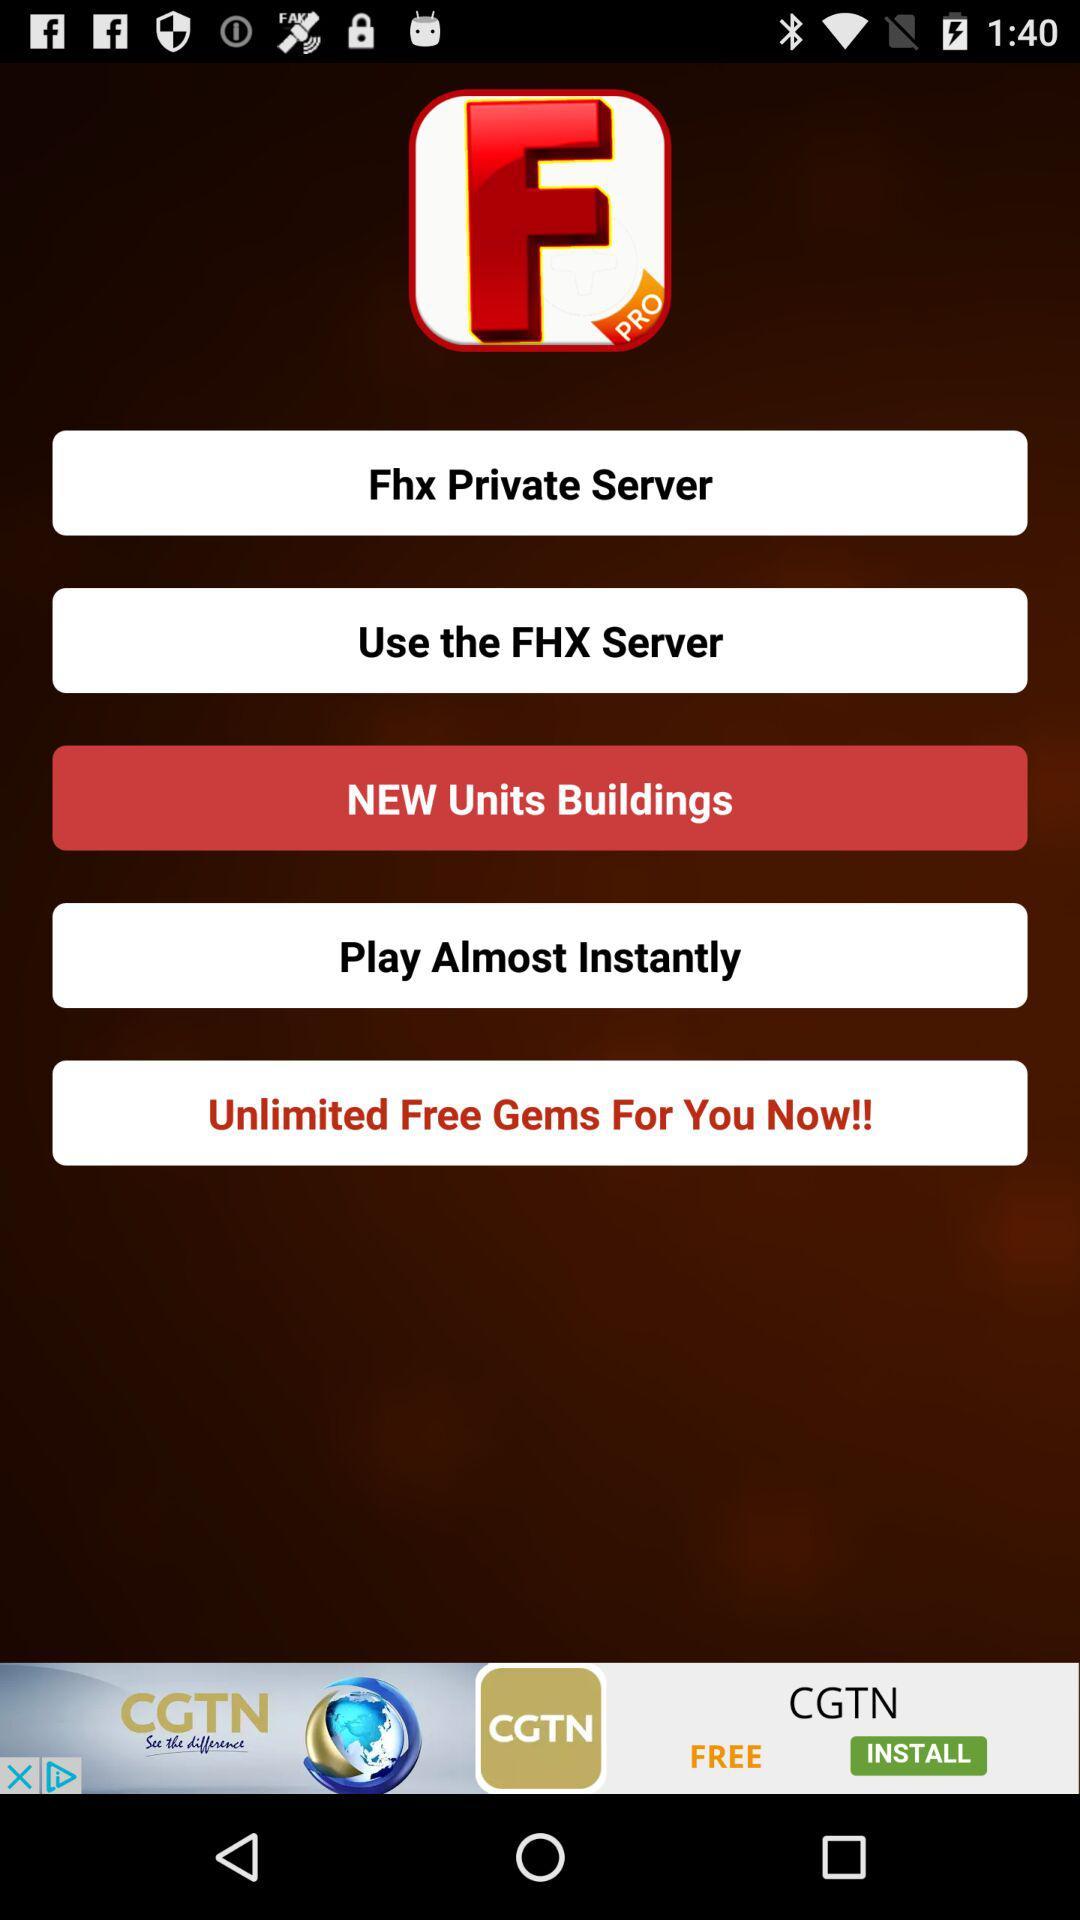  What do you see at coordinates (540, 1727) in the screenshot?
I see `click the add` at bounding box center [540, 1727].